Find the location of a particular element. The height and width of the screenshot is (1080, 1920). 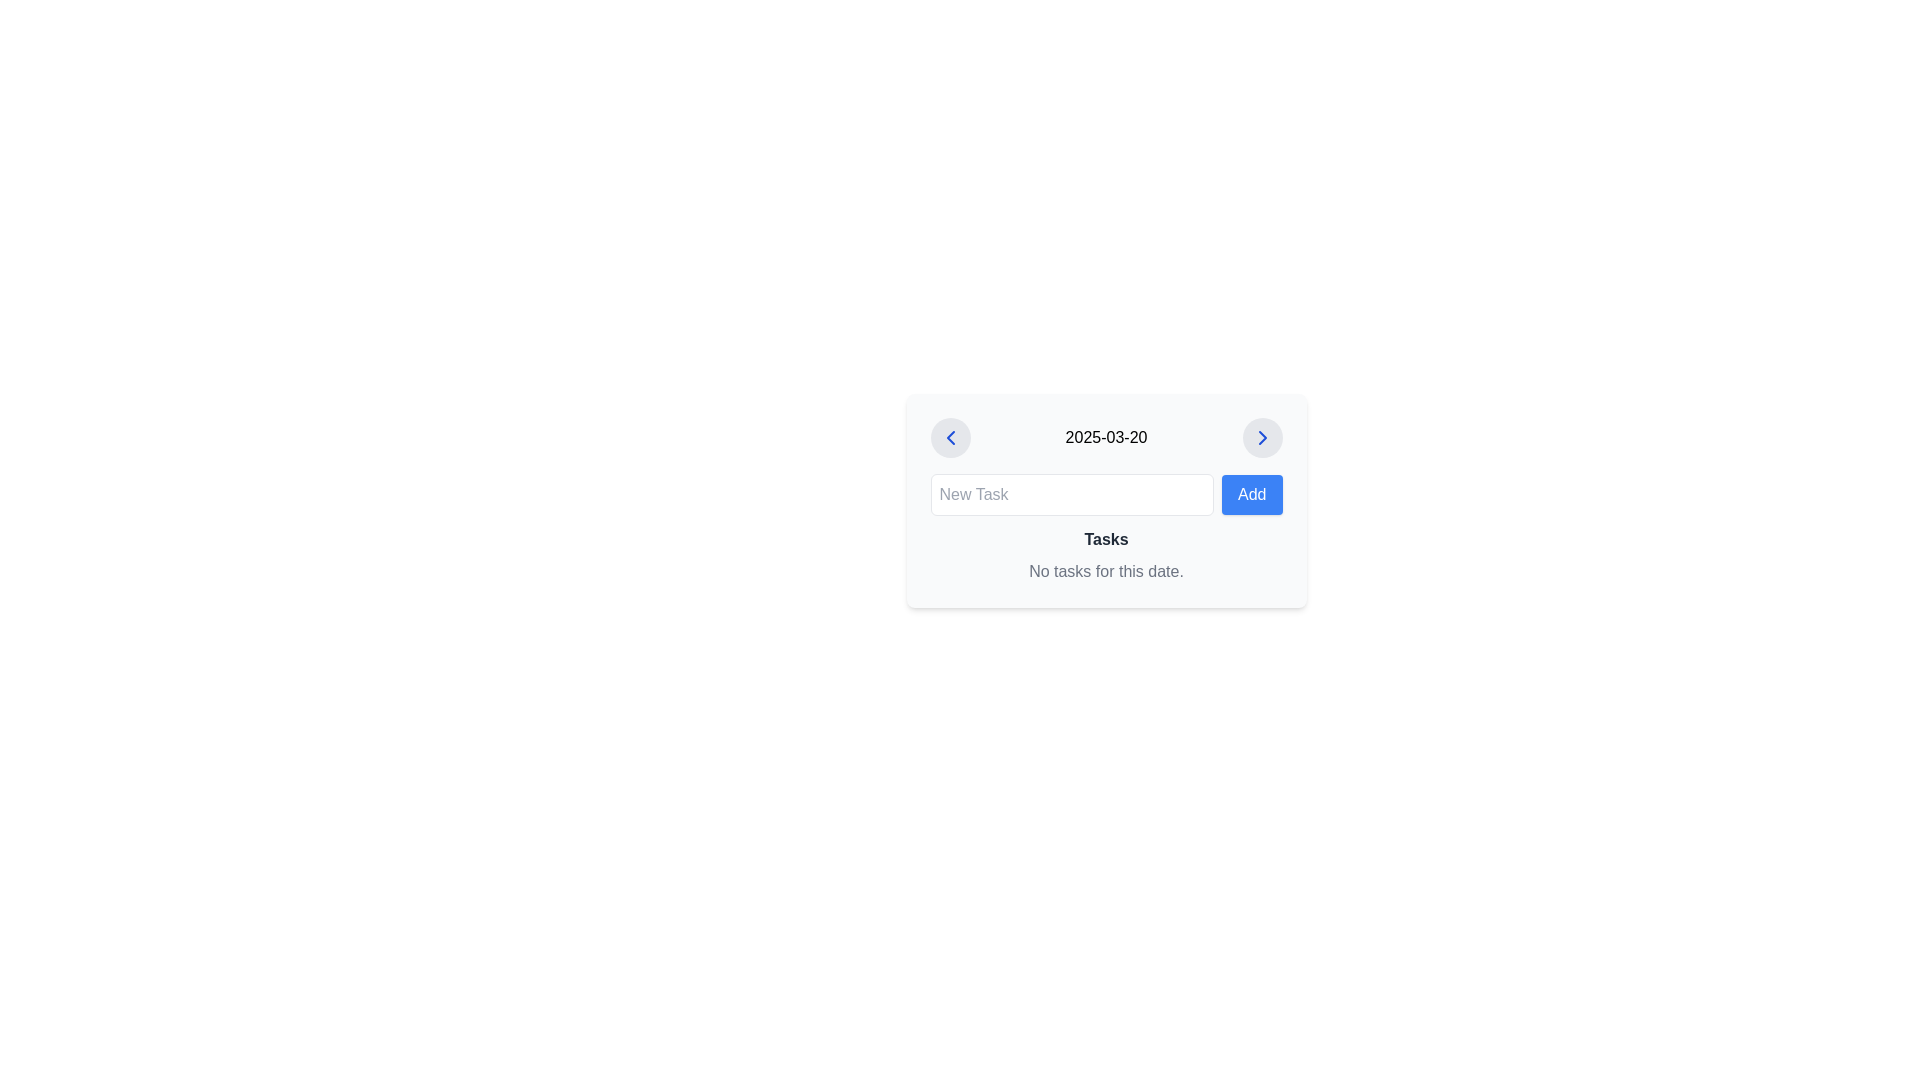

the leftward-facing arrow icon within the blue-tinted button is located at coordinates (949, 437).